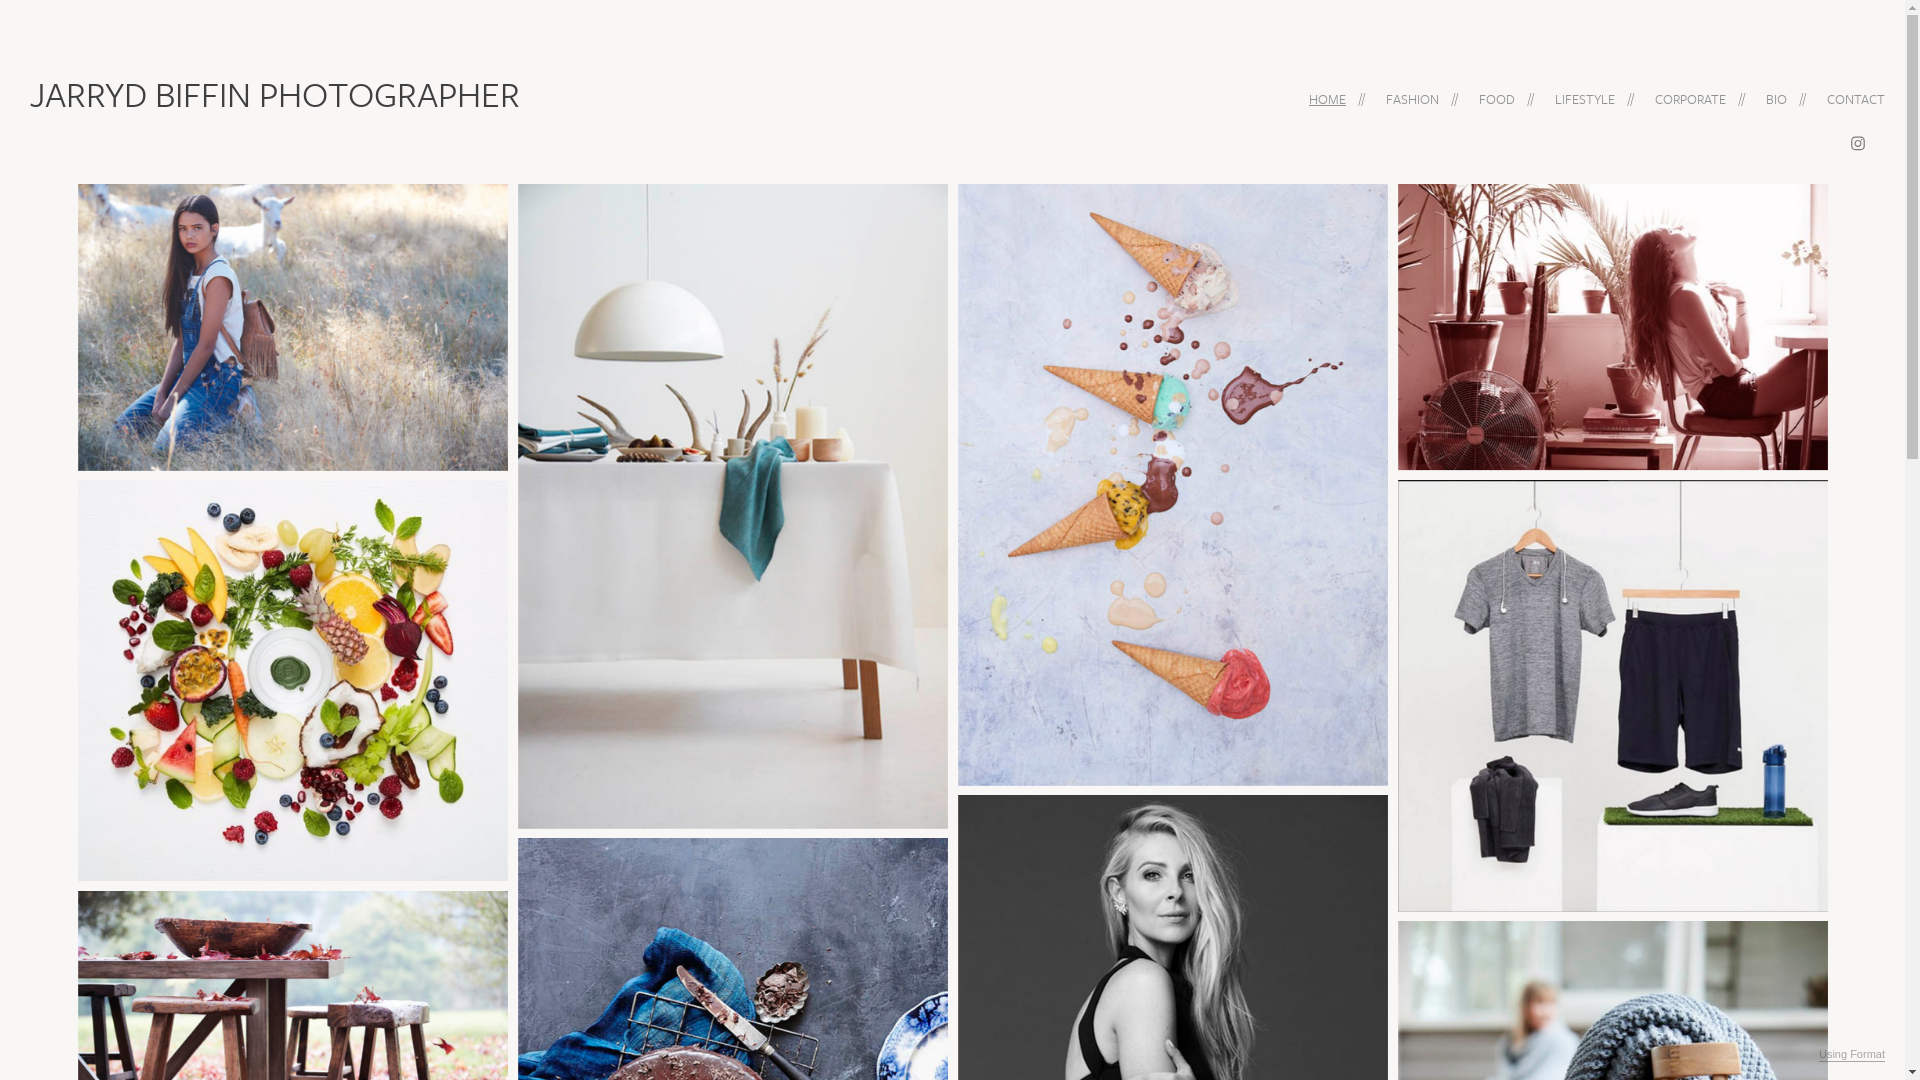  What do you see at coordinates (1327, 96) in the screenshot?
I see `'HOME'` at bounding box center [1327, 96].